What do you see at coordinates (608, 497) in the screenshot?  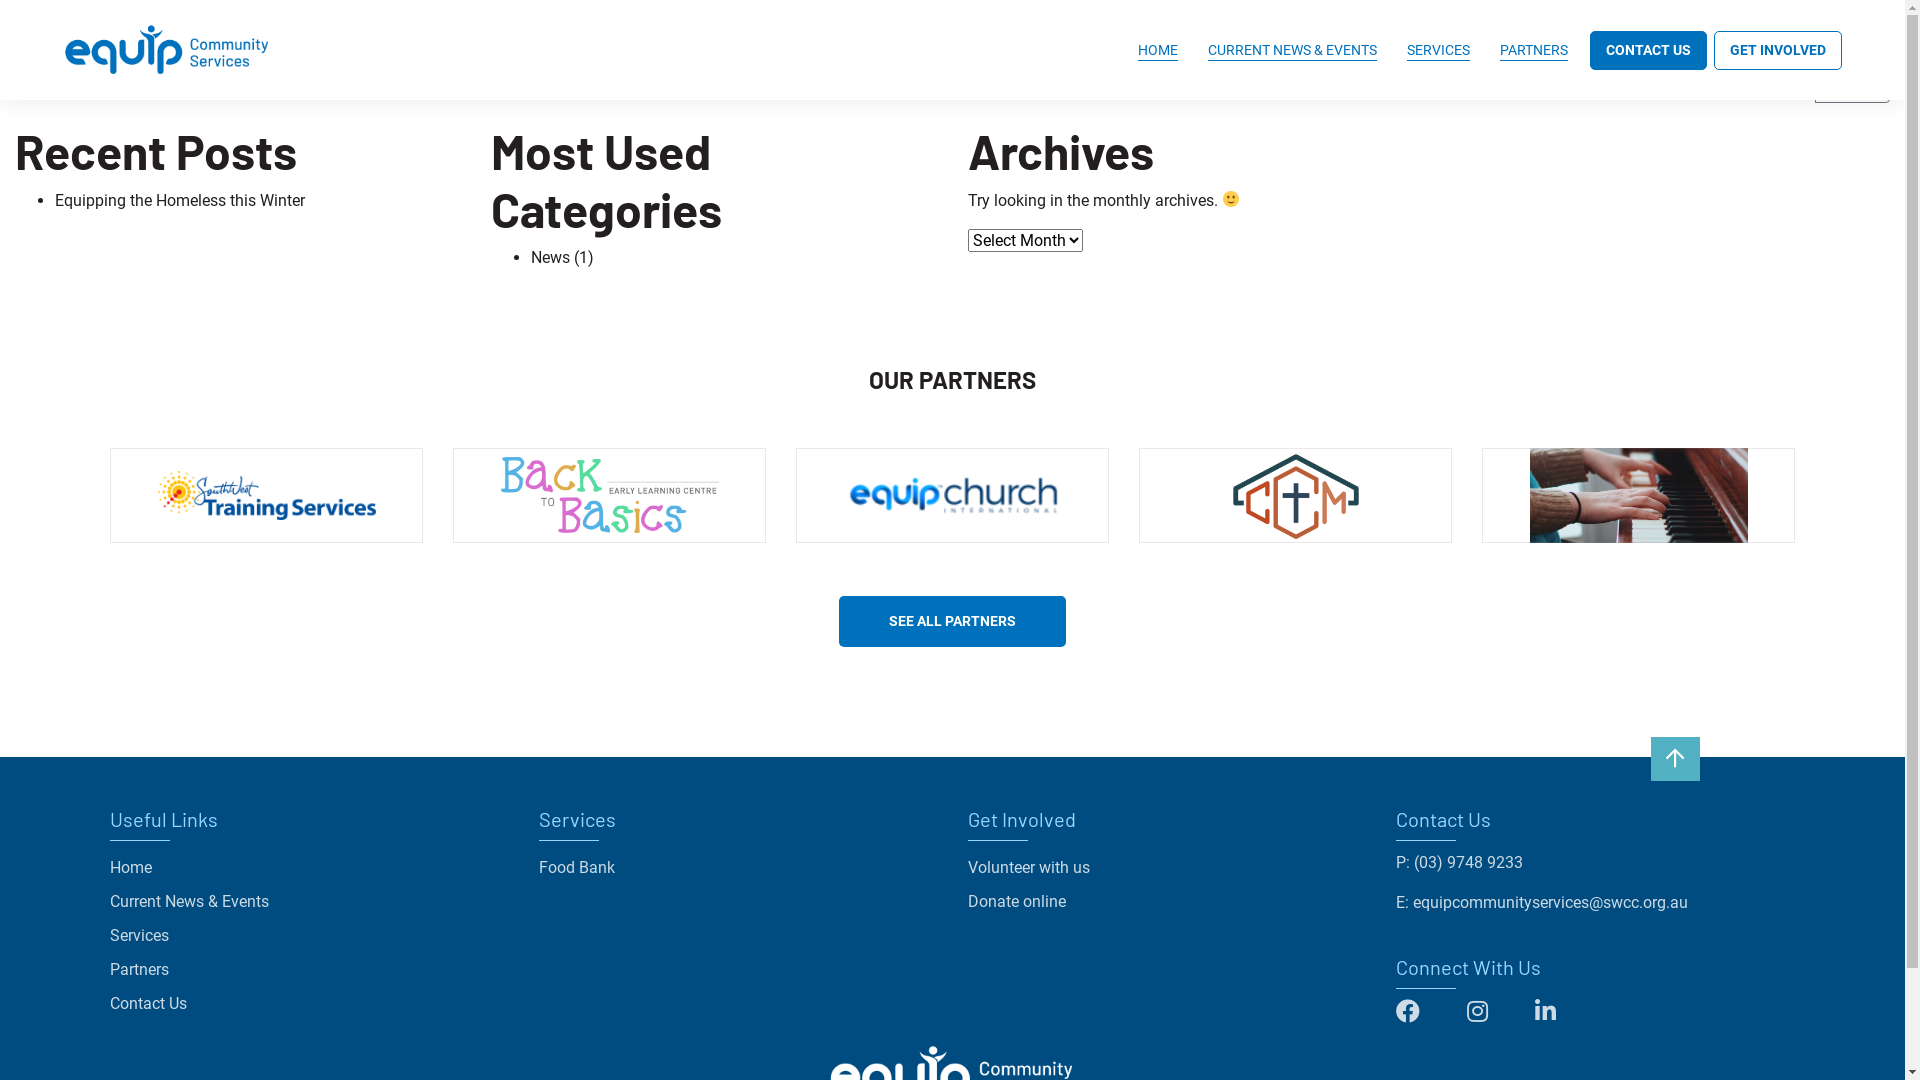 I see `'Back to Basics'` at bounding box center [608, 497].